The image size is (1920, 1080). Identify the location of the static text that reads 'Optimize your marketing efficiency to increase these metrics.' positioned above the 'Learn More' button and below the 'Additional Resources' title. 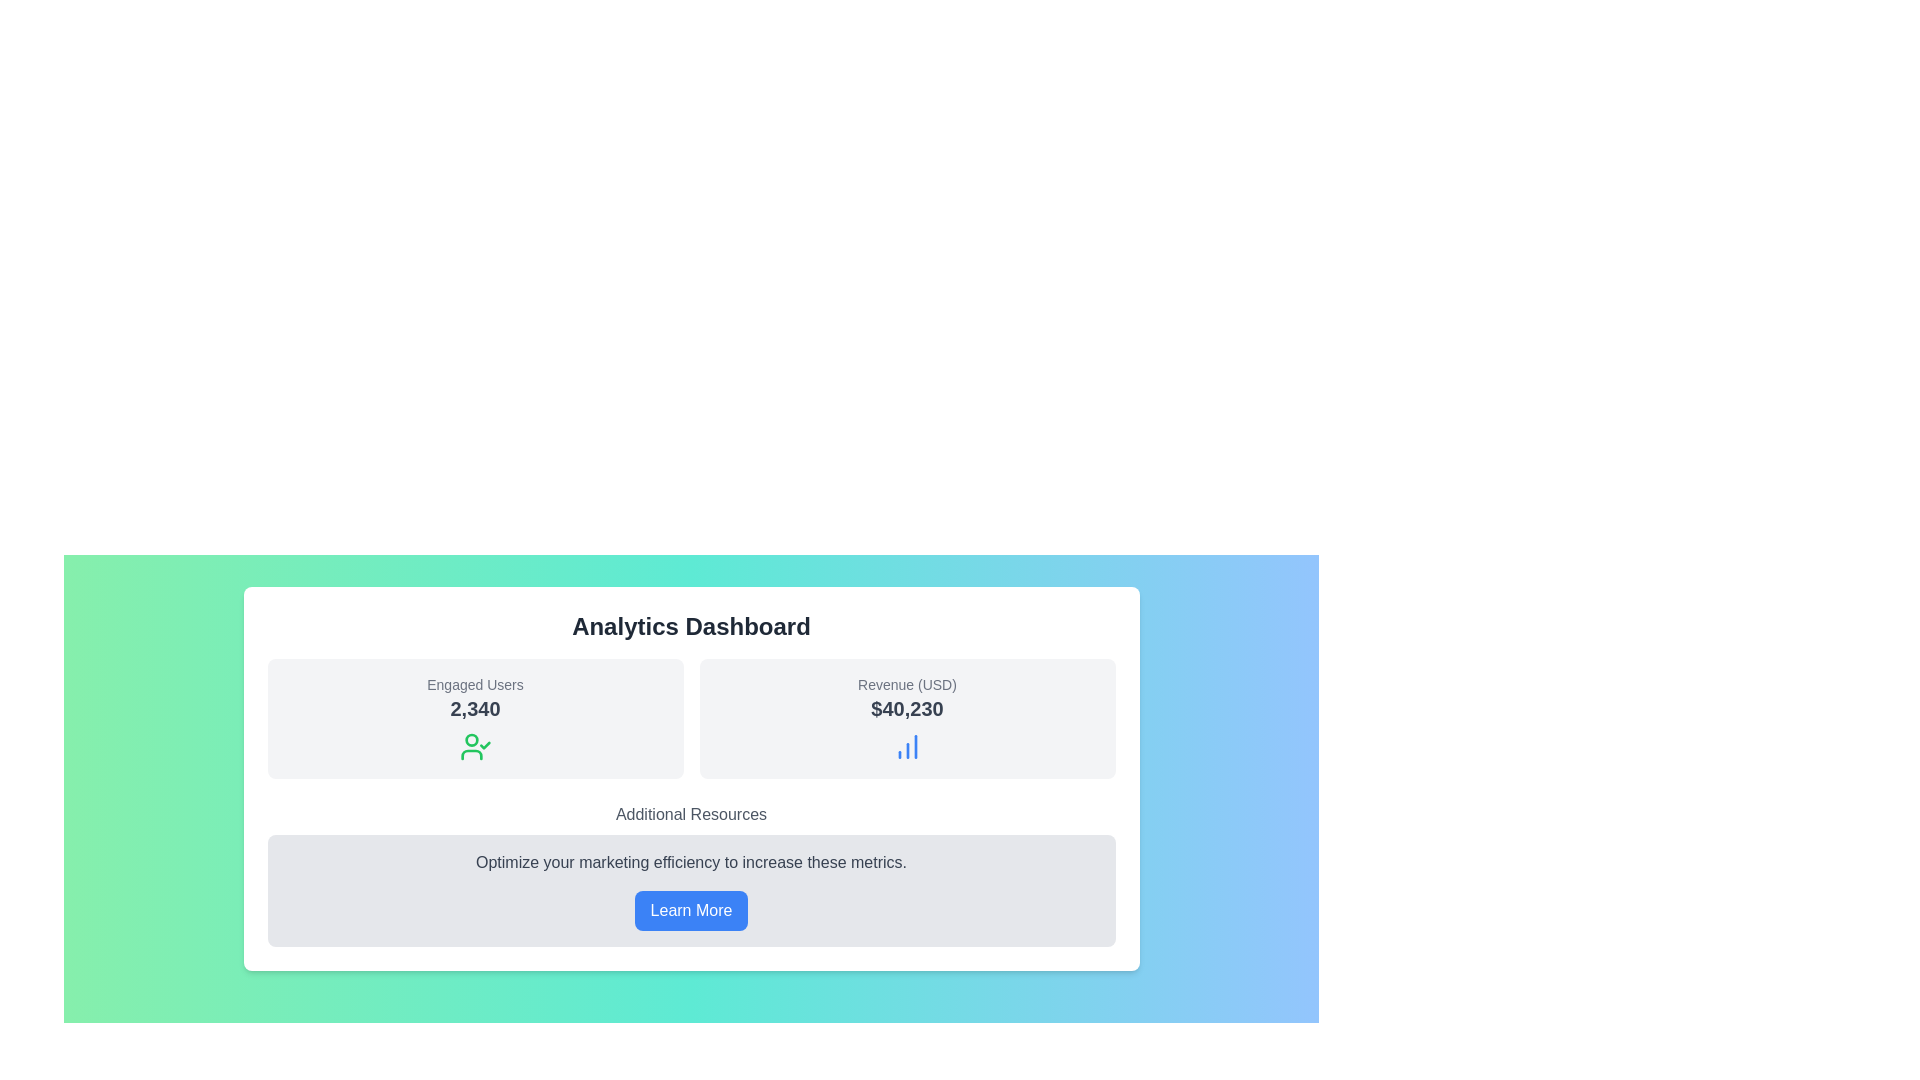
(691, 862).